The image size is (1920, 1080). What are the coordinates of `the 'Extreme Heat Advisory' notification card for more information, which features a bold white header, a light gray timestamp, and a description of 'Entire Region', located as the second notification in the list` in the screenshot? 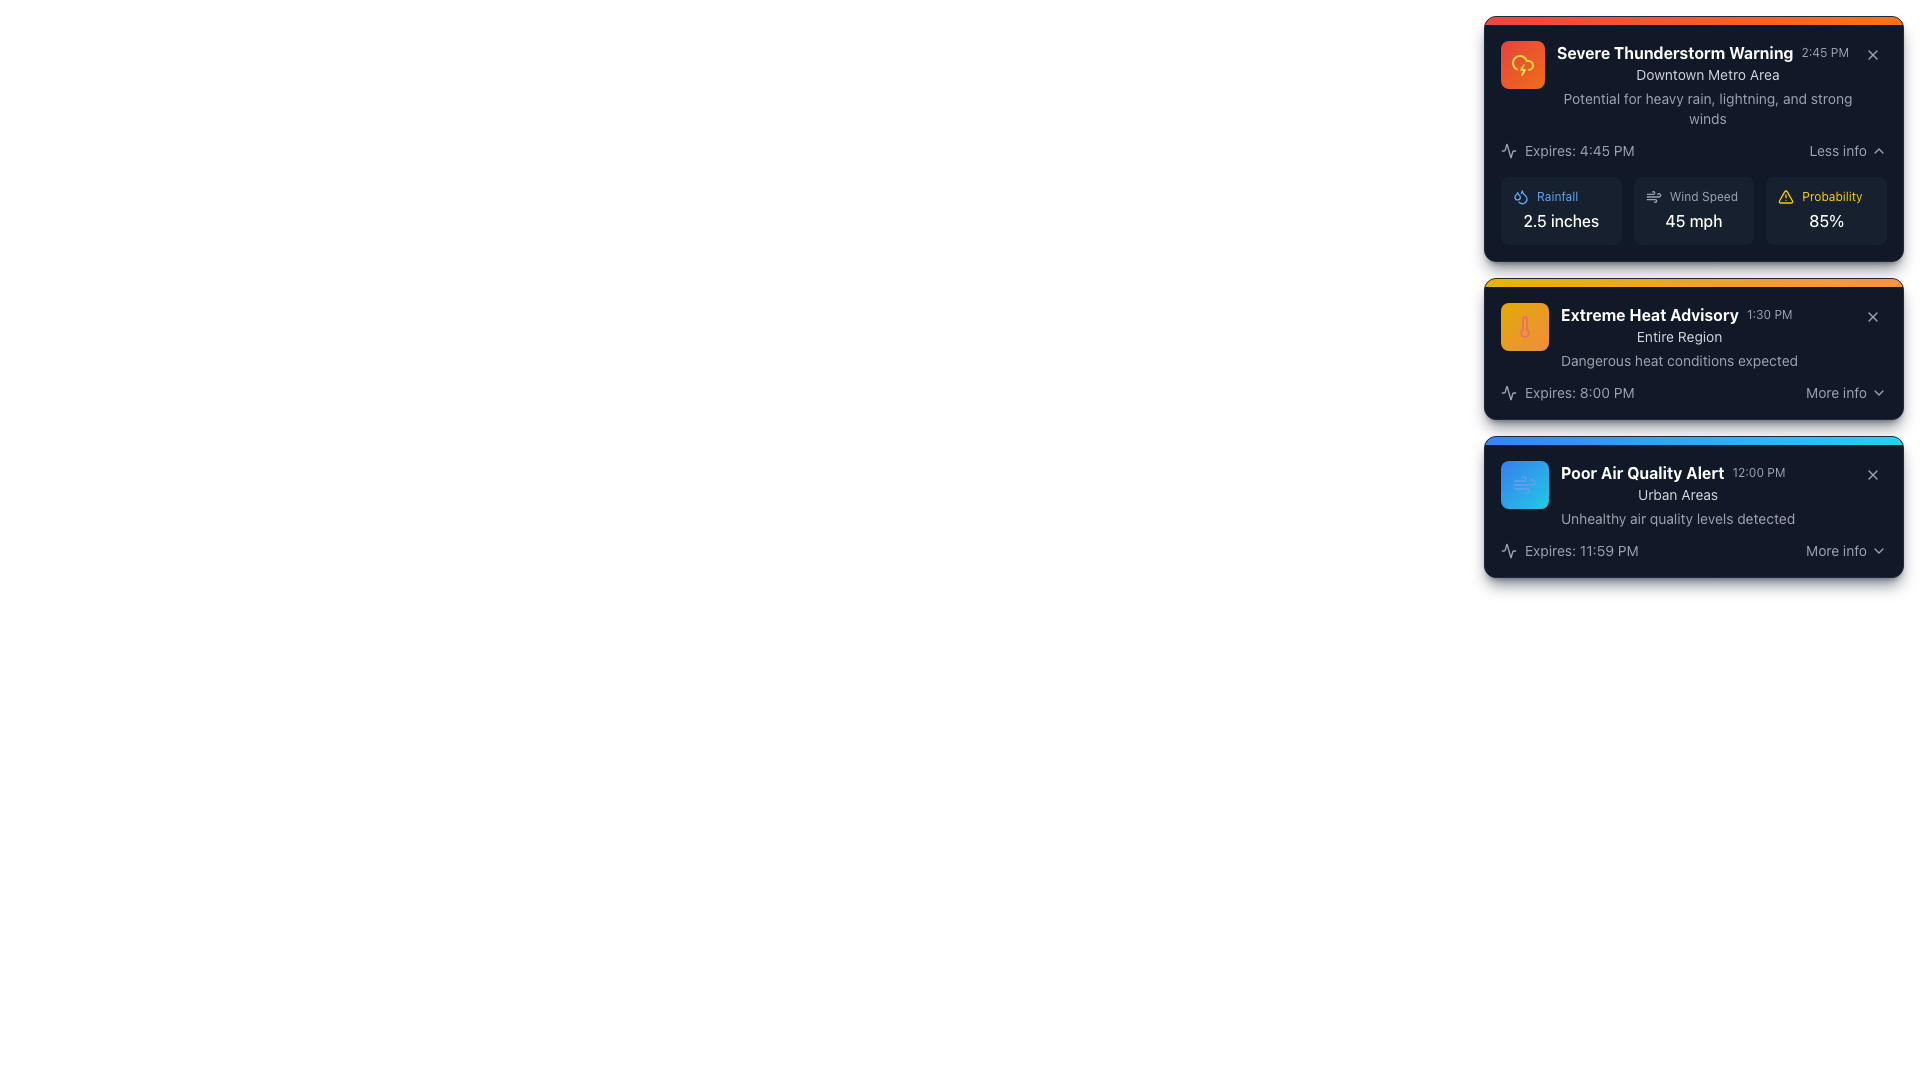 It's located at (1693, 335).